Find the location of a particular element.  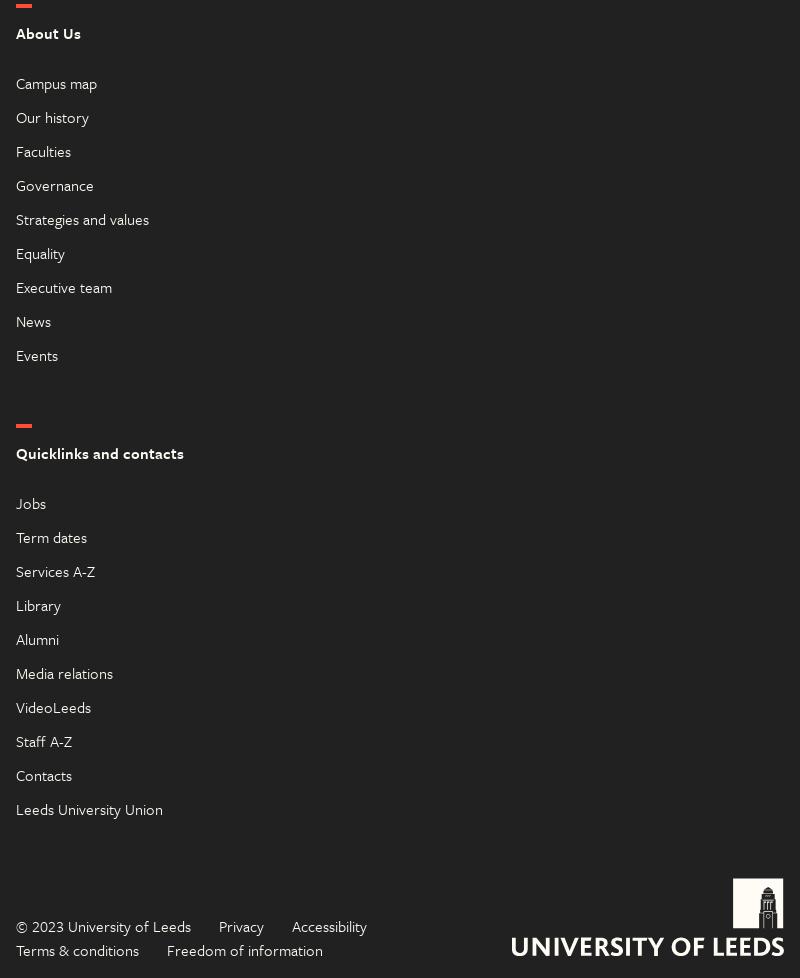

'Staff A-Z' is located at coordinates (16, 738).